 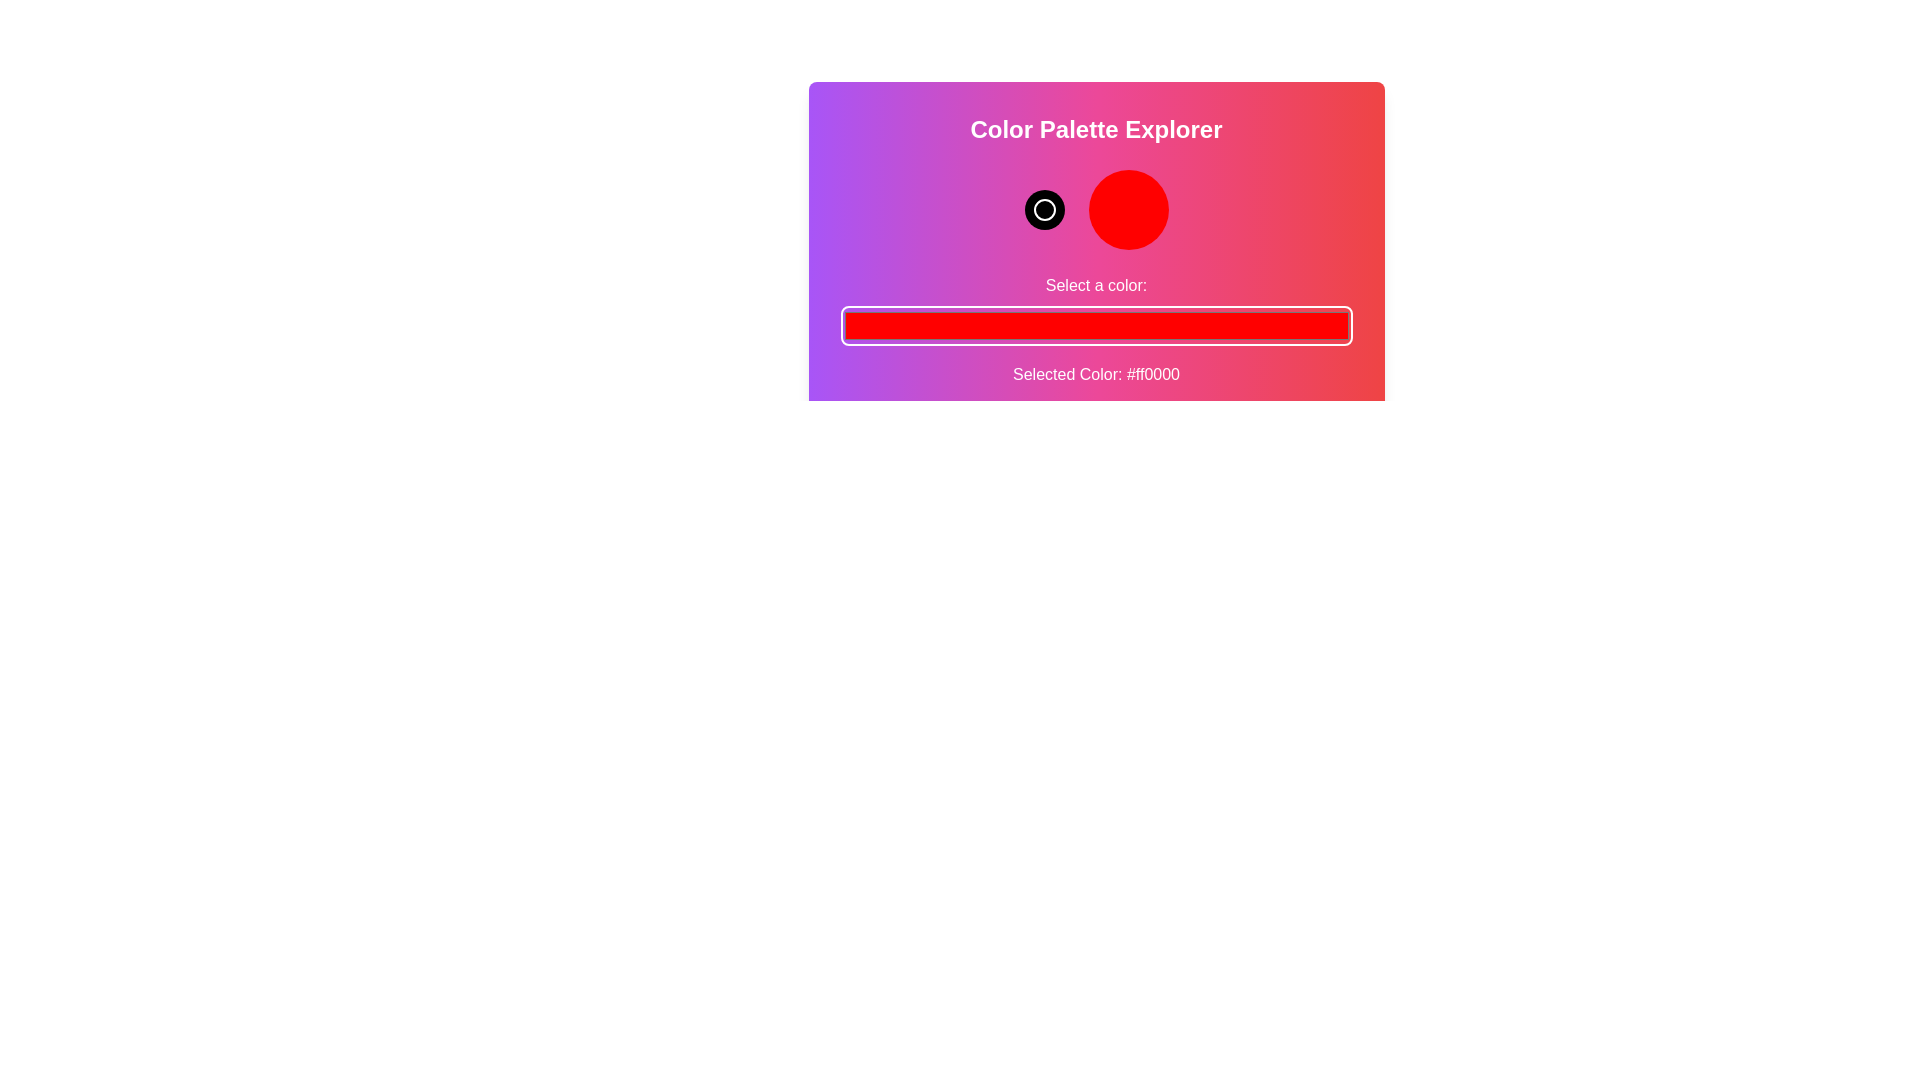 What do you see at coordinates (1095, 325) in the screenshot?
I see `the color picker to a specific color value 12693493` at bounding box center [1095, 325].